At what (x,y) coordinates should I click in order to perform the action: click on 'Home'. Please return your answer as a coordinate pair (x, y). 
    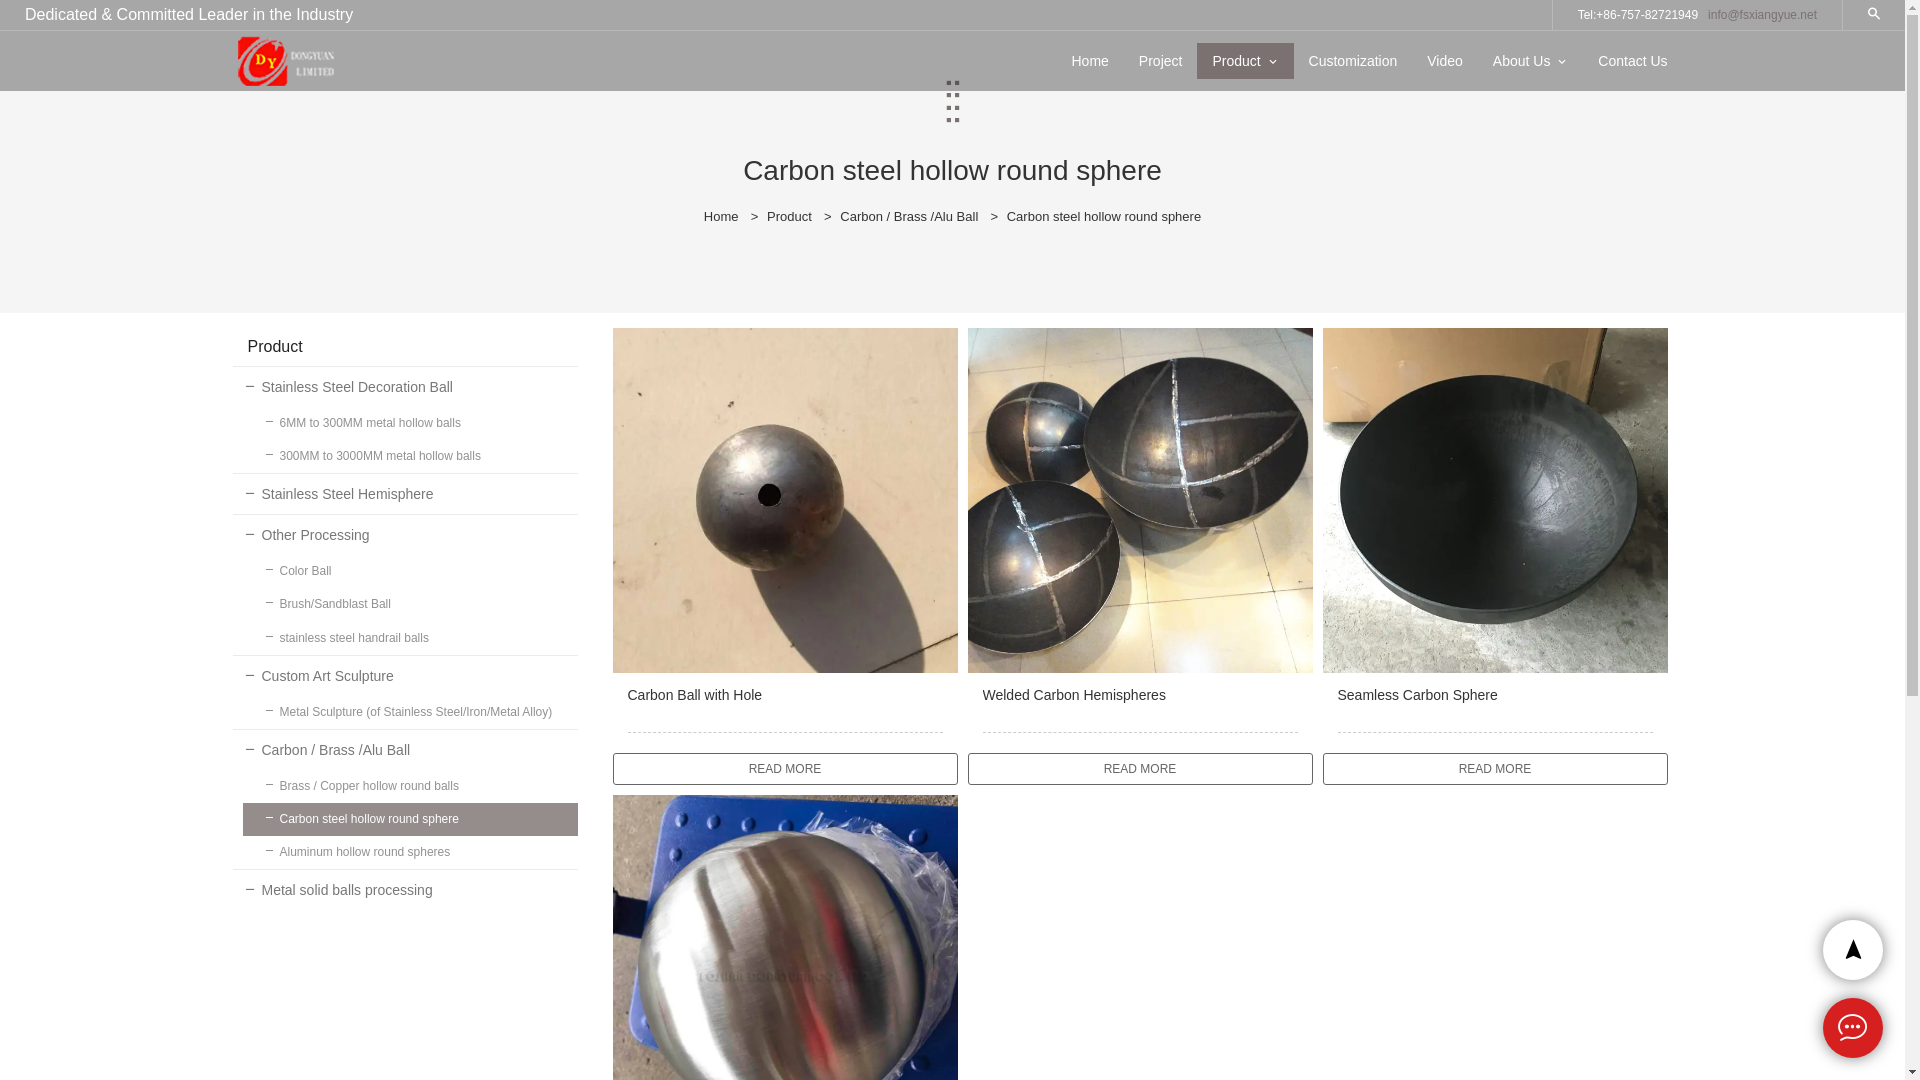
    Looking at the image, I should click on (720, 216).